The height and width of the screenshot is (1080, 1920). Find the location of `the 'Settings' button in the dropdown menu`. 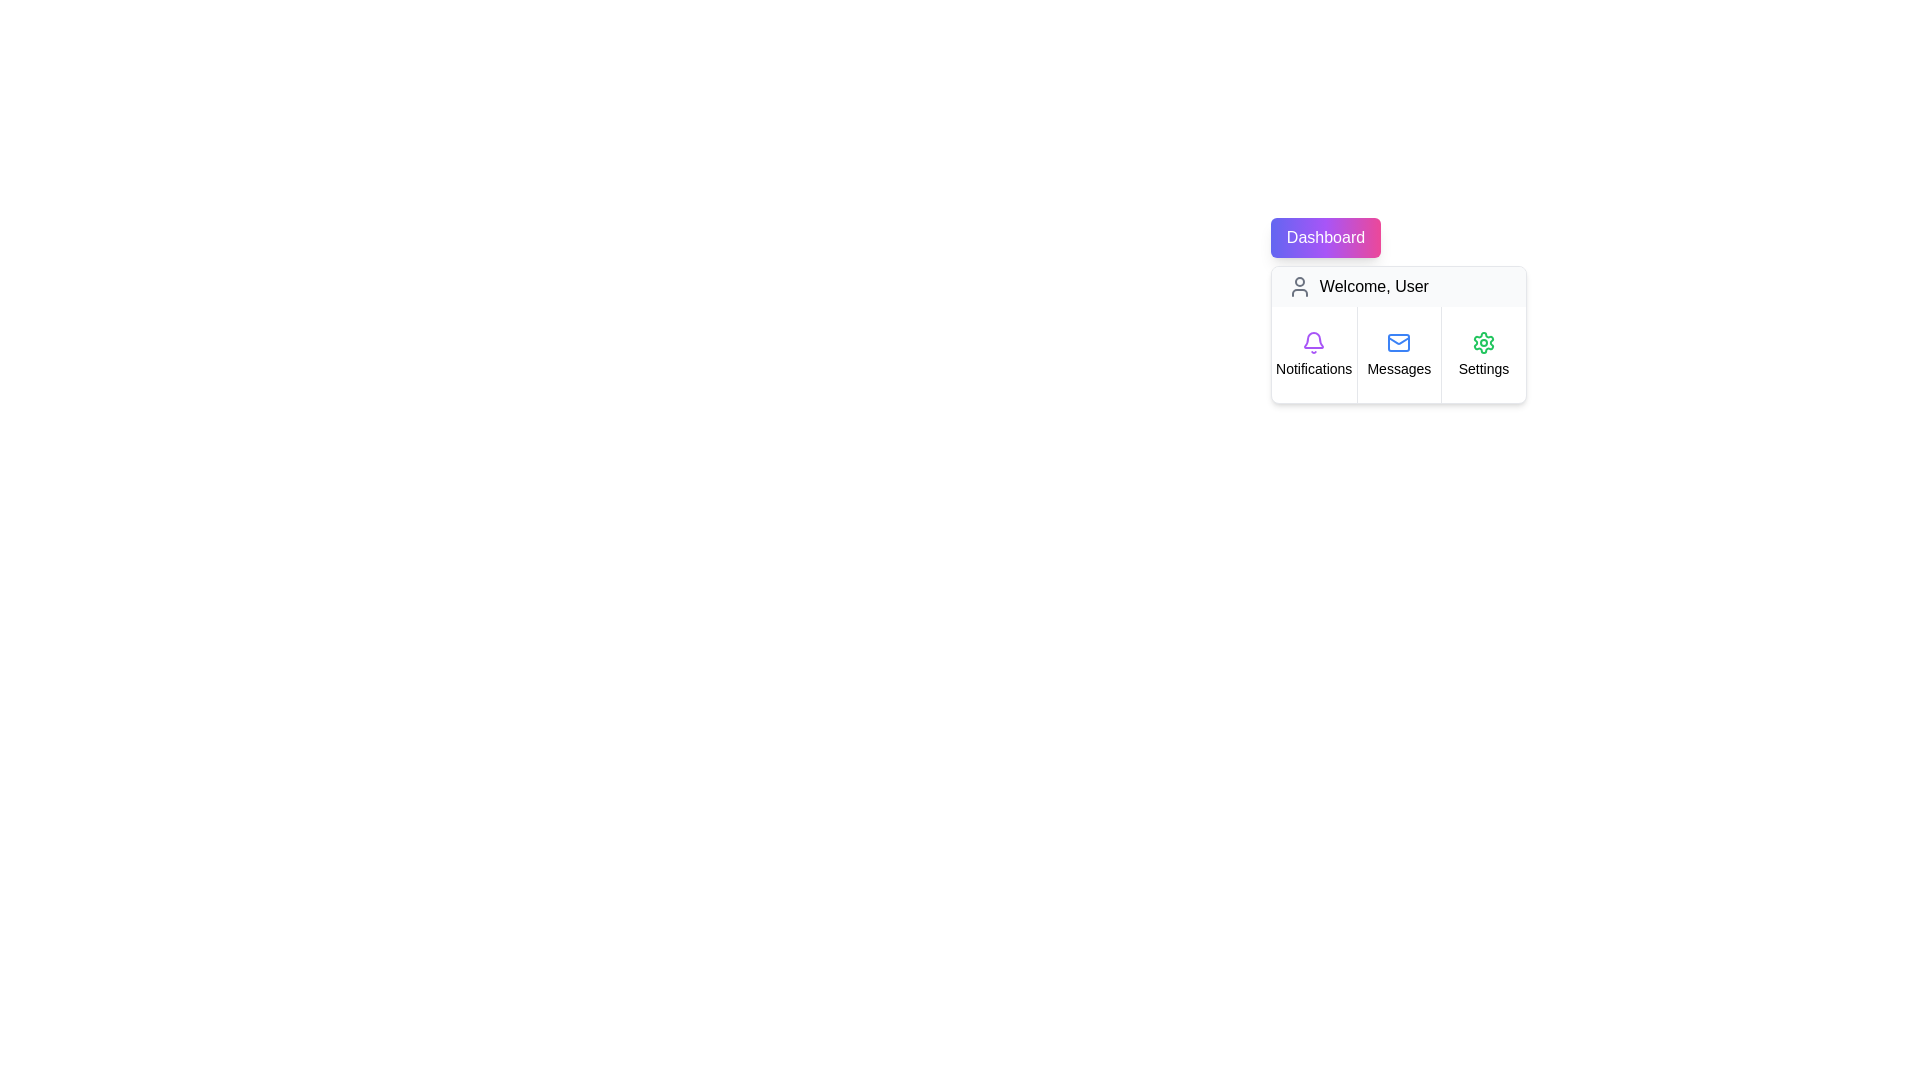

the 'Settings' button in the dropdown menu is located at coordinates (1483, 353).